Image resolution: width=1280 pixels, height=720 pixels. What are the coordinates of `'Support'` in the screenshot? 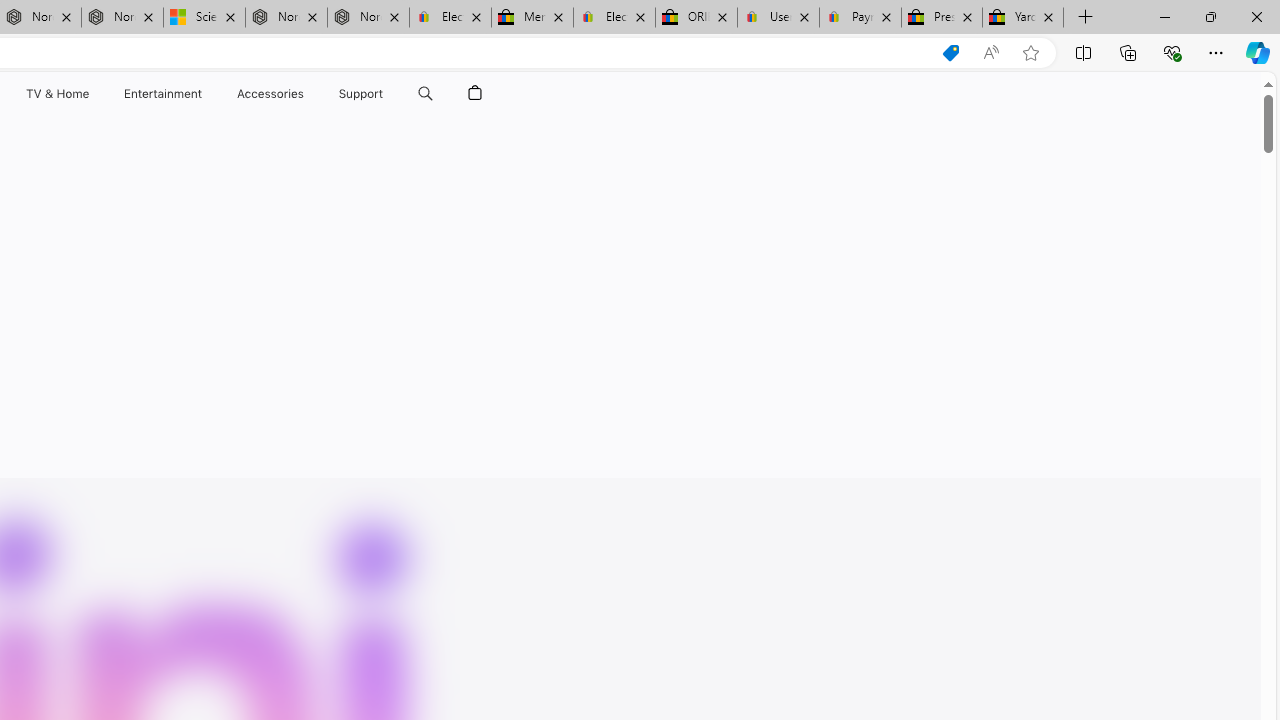 It's located at (361, 93).